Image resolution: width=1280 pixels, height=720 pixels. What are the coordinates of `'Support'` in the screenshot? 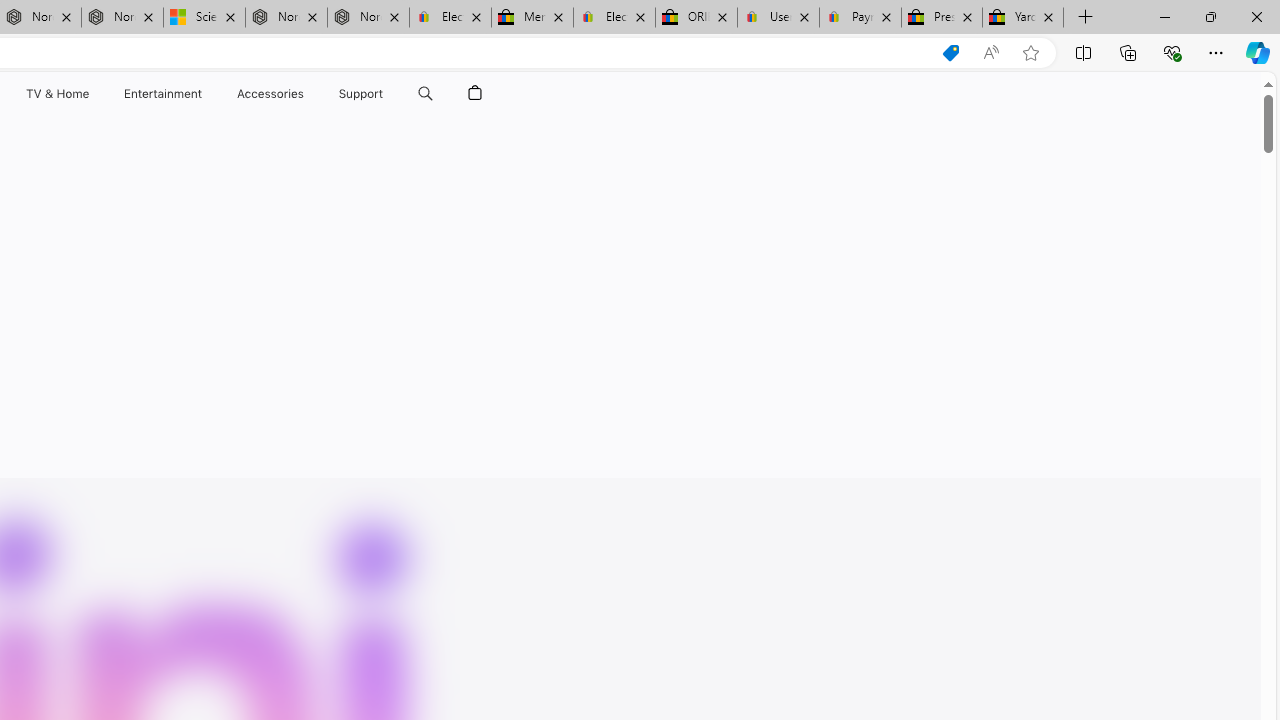 It's located at (361, 93).